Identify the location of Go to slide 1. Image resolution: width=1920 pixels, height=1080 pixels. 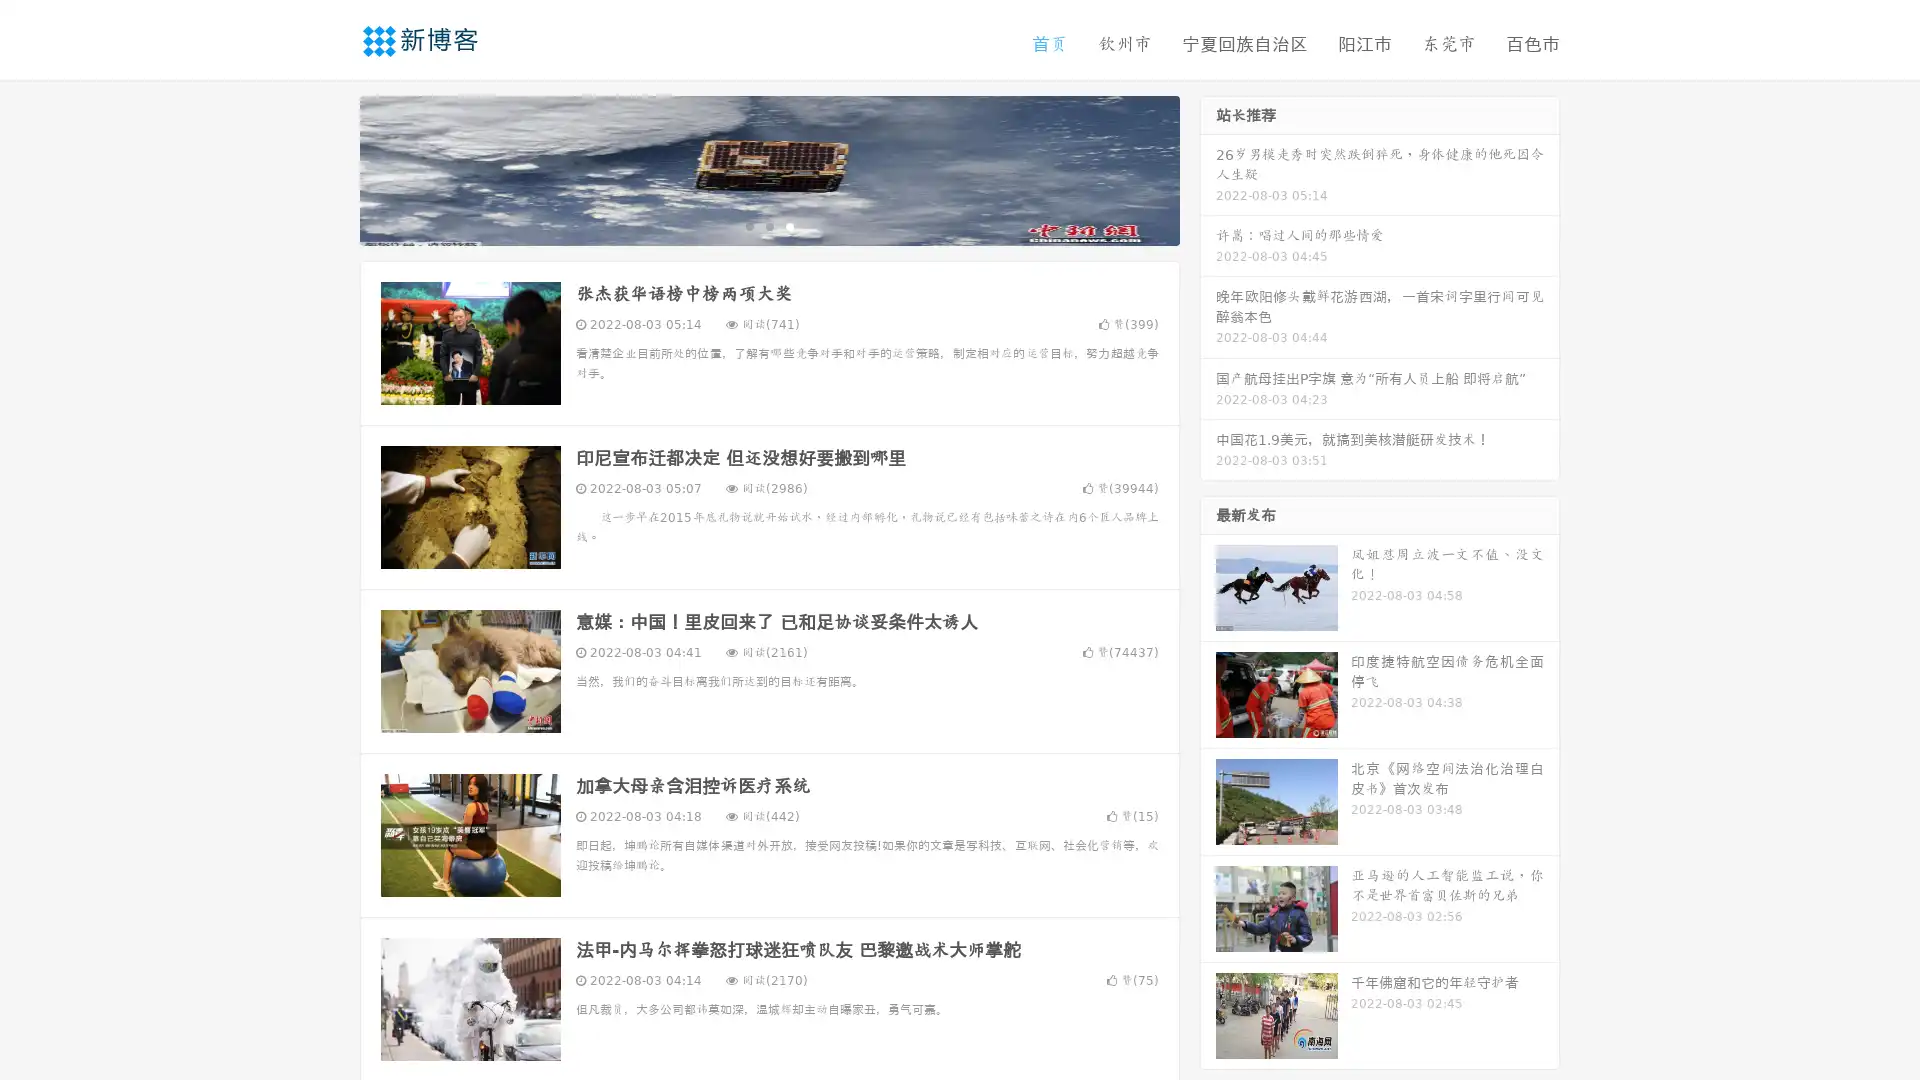
(748, 225).